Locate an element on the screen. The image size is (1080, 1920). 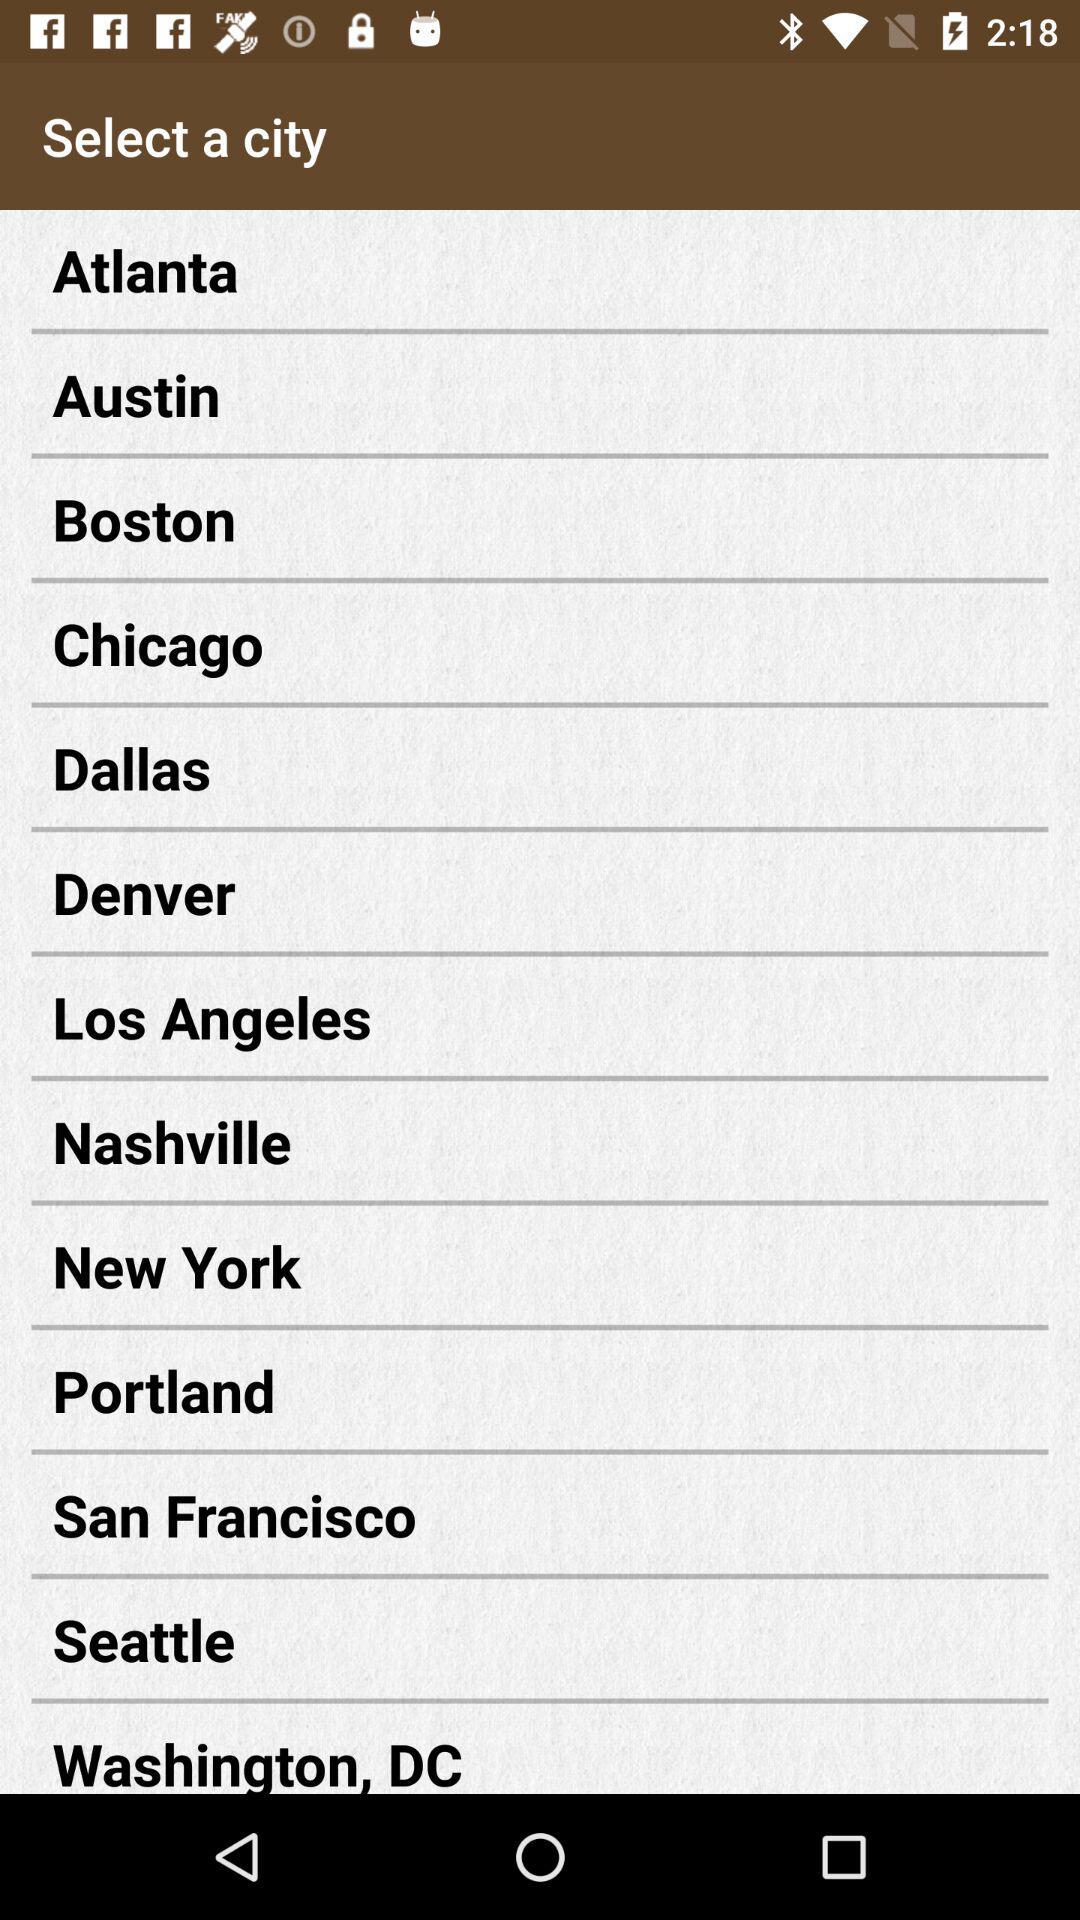
the atlanta item is located at coordinates (540, 268).